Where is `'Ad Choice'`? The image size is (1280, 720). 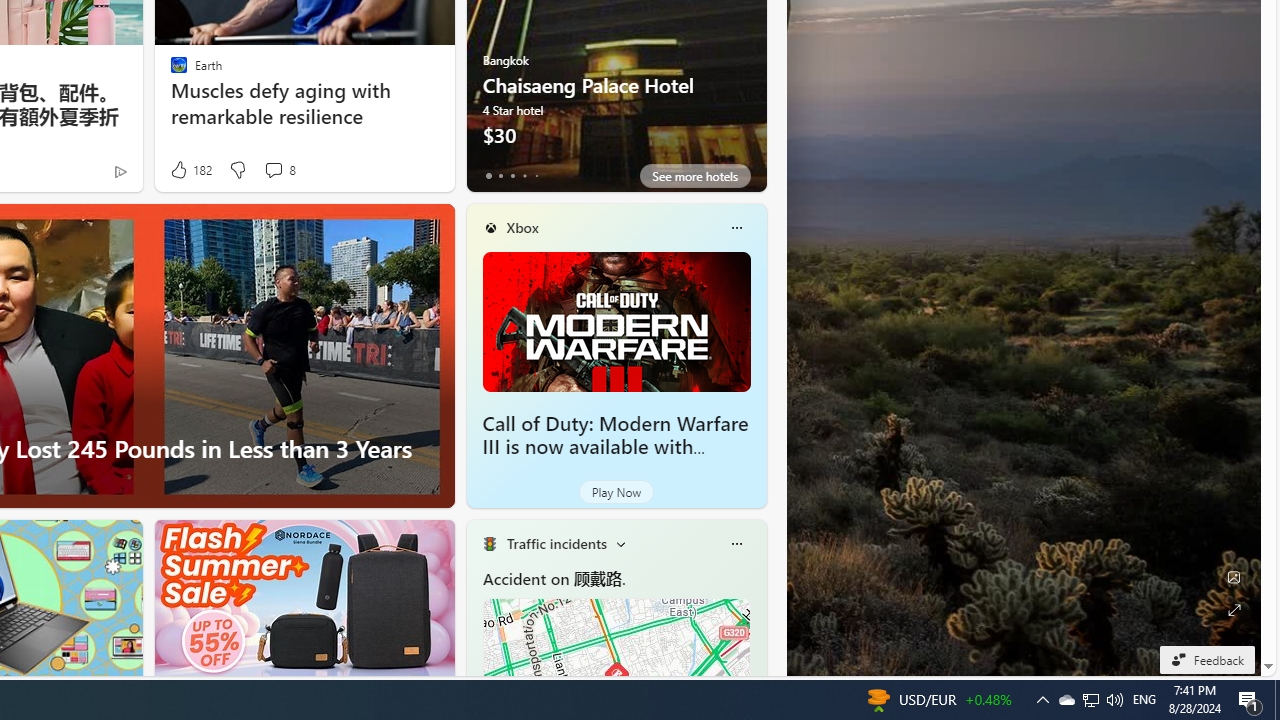 'Ad Choice' is located at coordinates (119, 170).